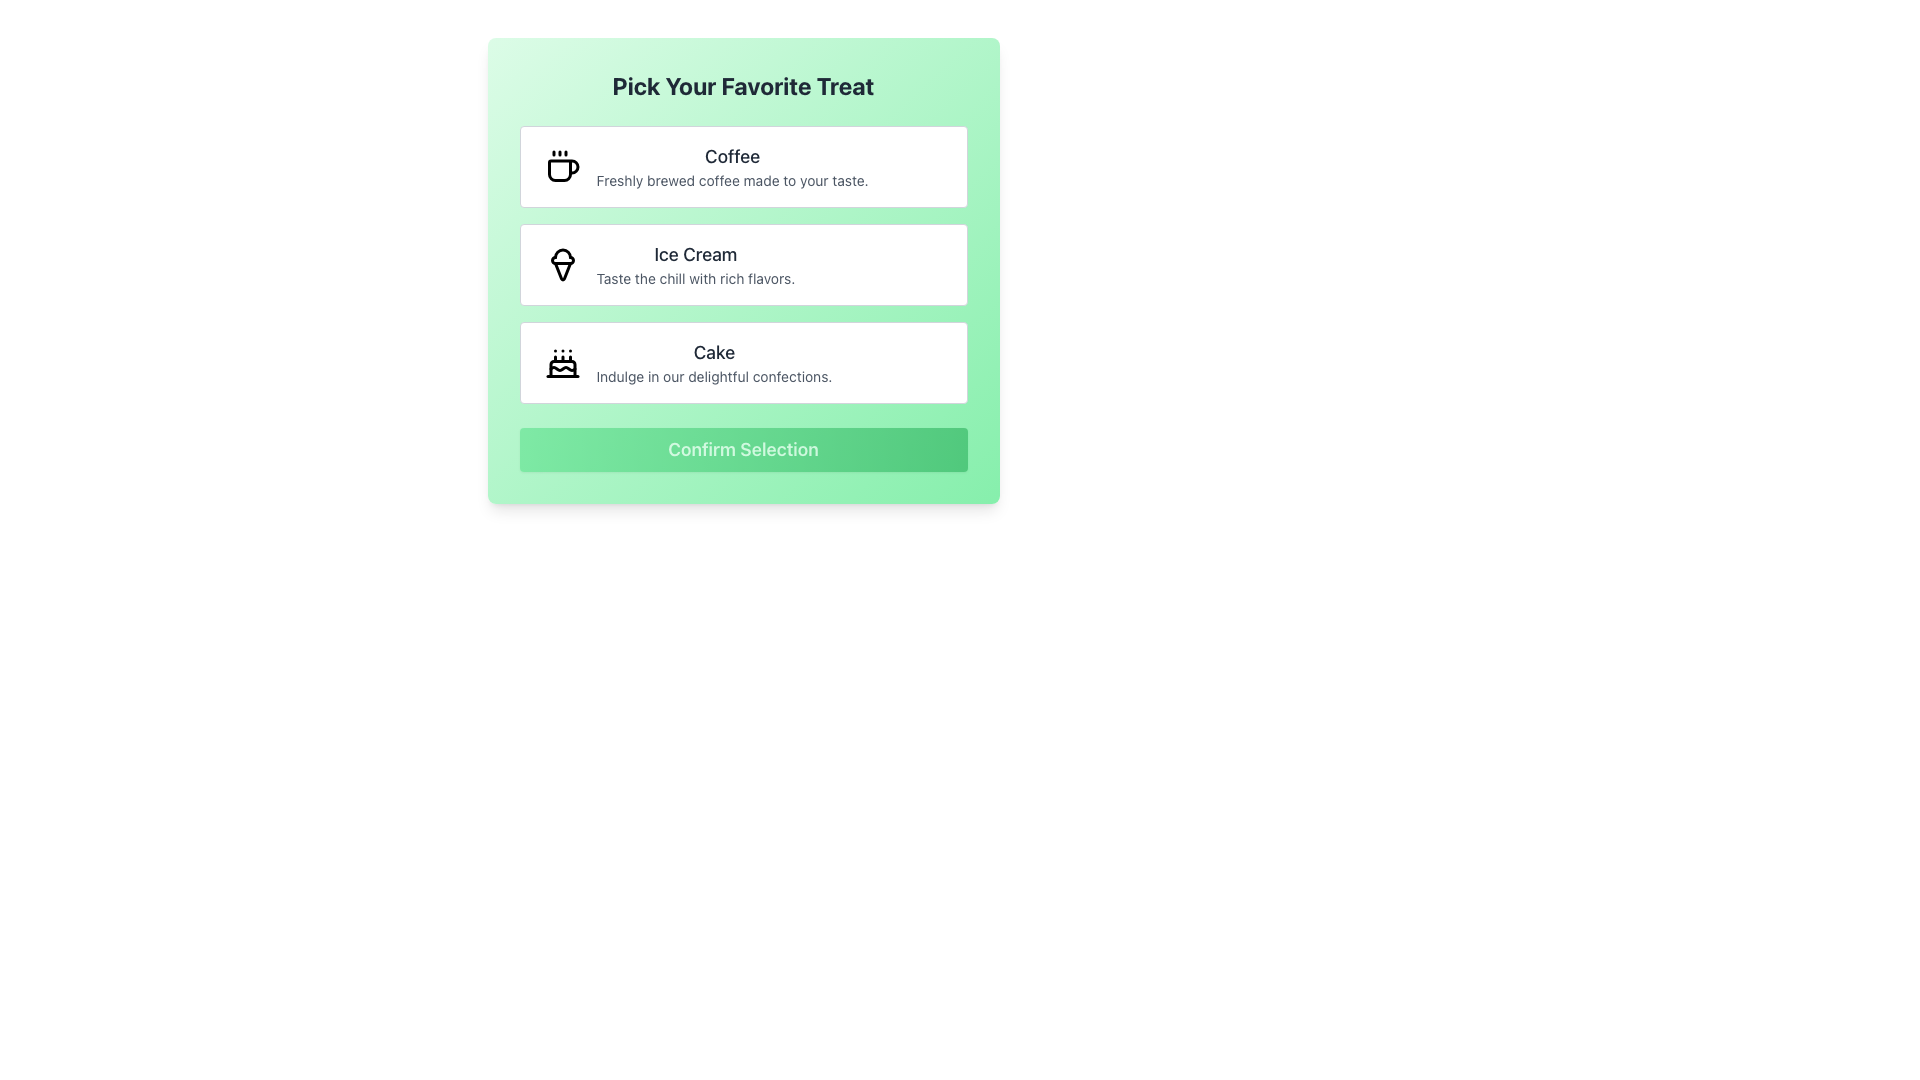  I want to click on the text label displaying 'Ice Cream' which serves as a header with the description 'Taste the chill with rich flavors.', so click(695, 264).